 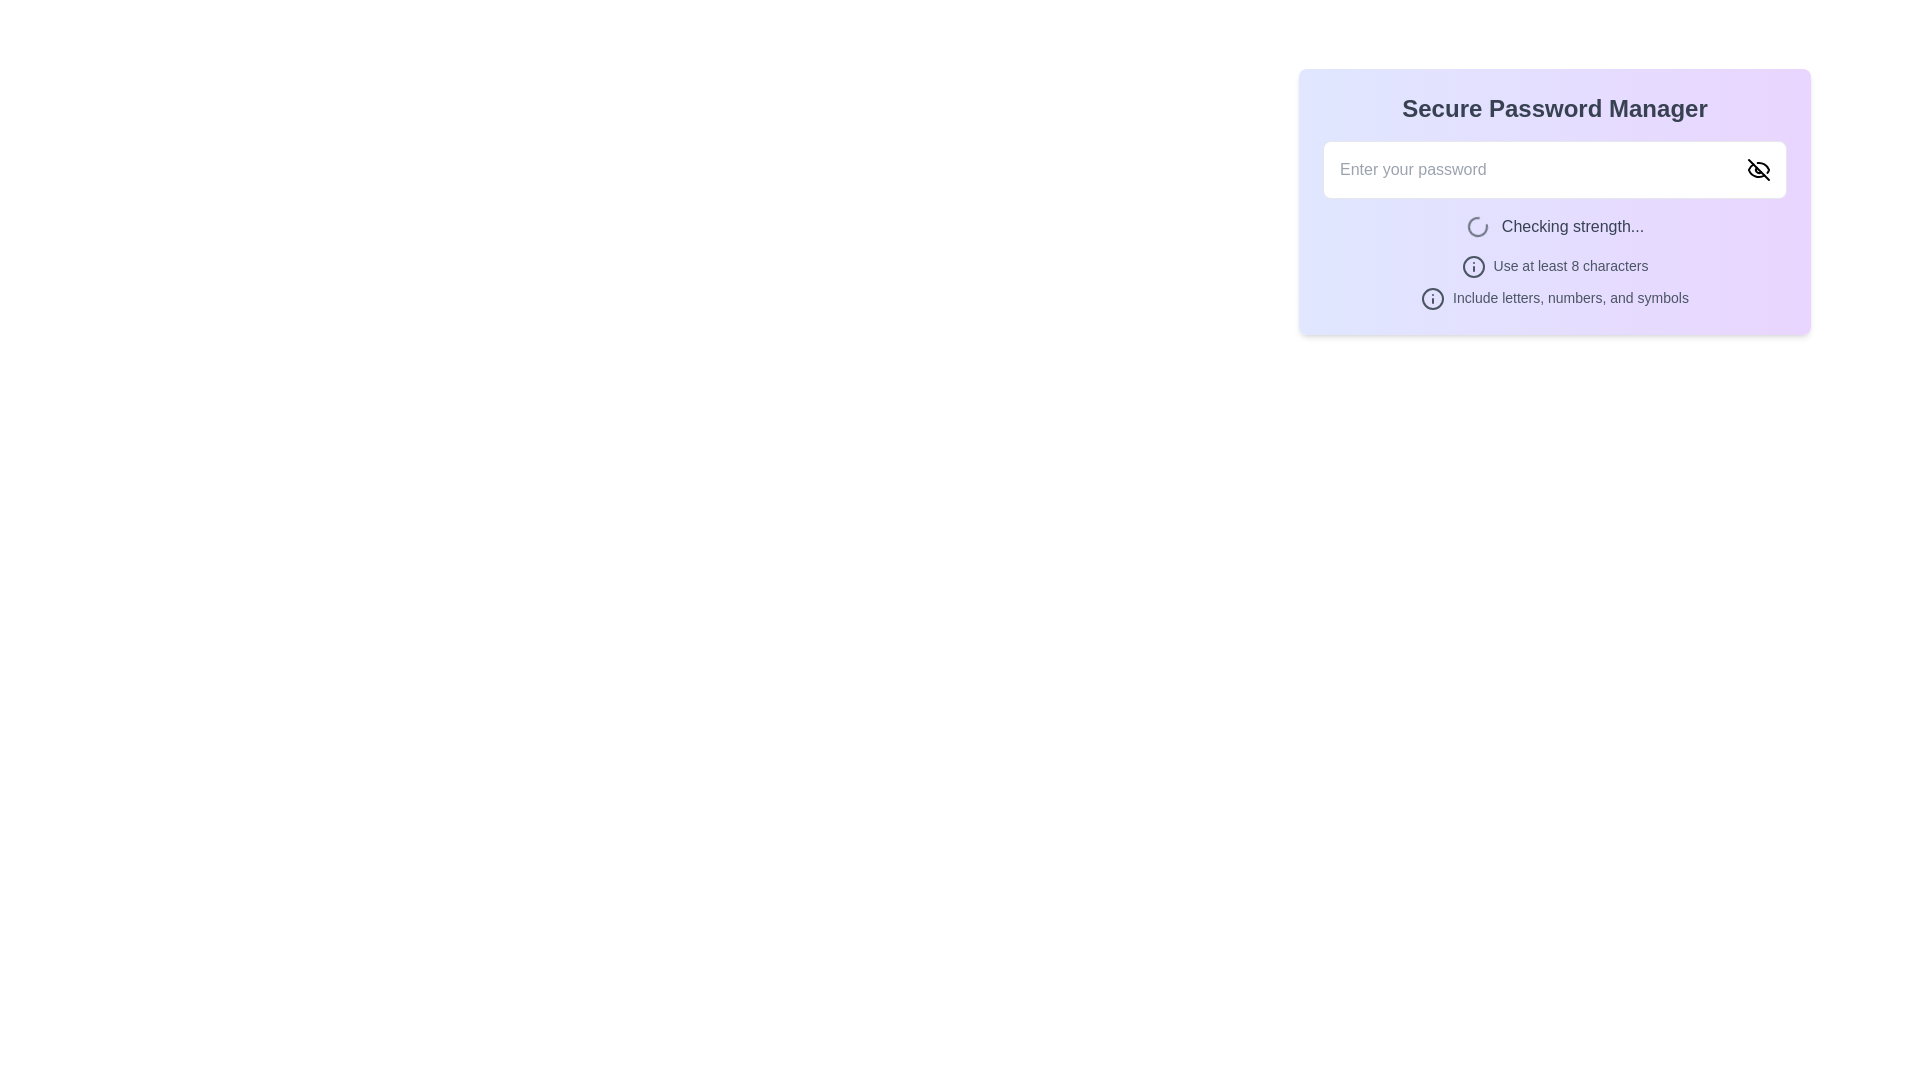 I want to click on the graphical loader (animated) which indicates that the system is processing or evaluating password strength, located beside the text 'Checking strength...' in the password strength indicator section, so click(x=1477, y=226).